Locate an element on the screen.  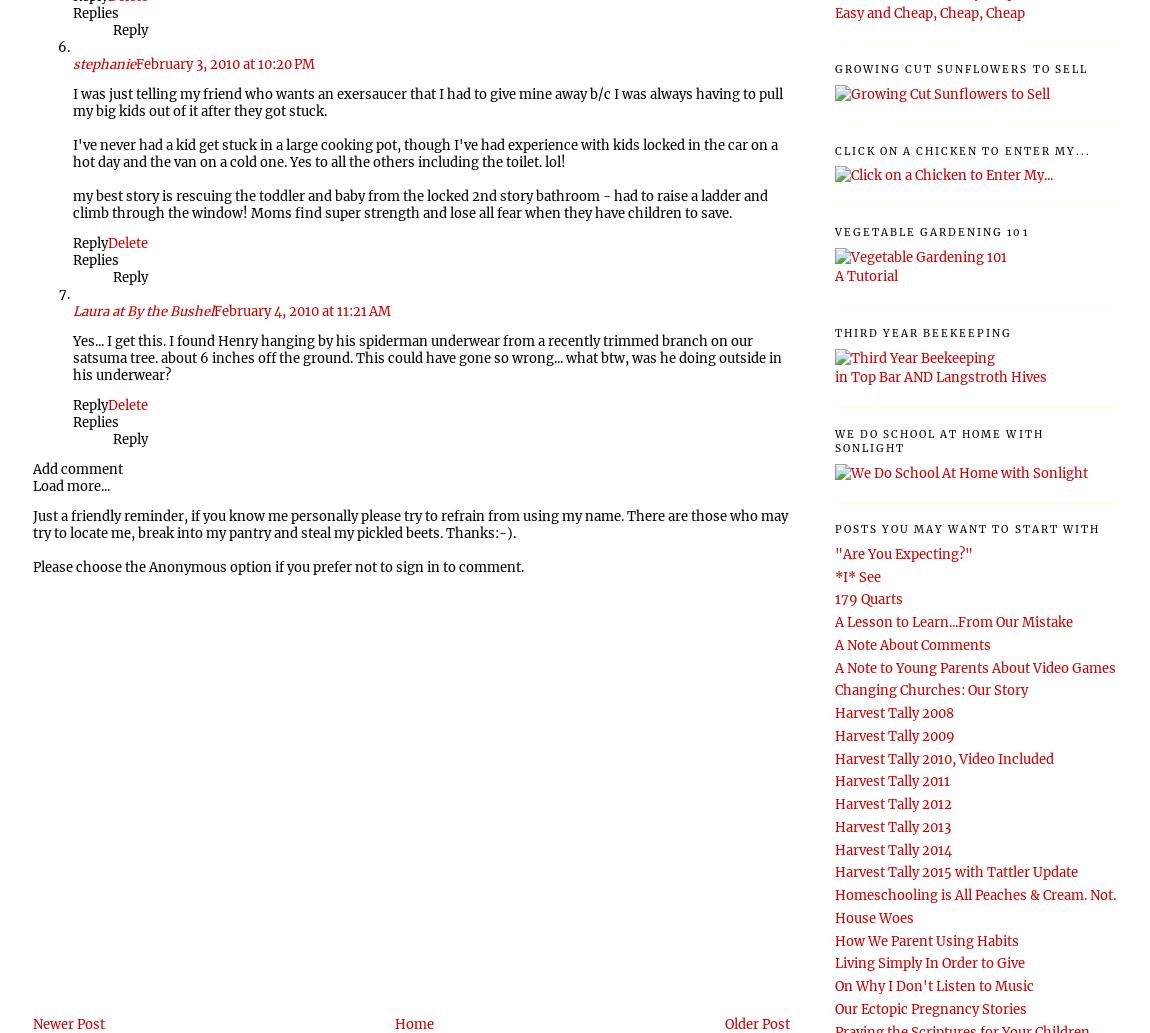
'A Note About Comments' is located at coordinates (911, 643).